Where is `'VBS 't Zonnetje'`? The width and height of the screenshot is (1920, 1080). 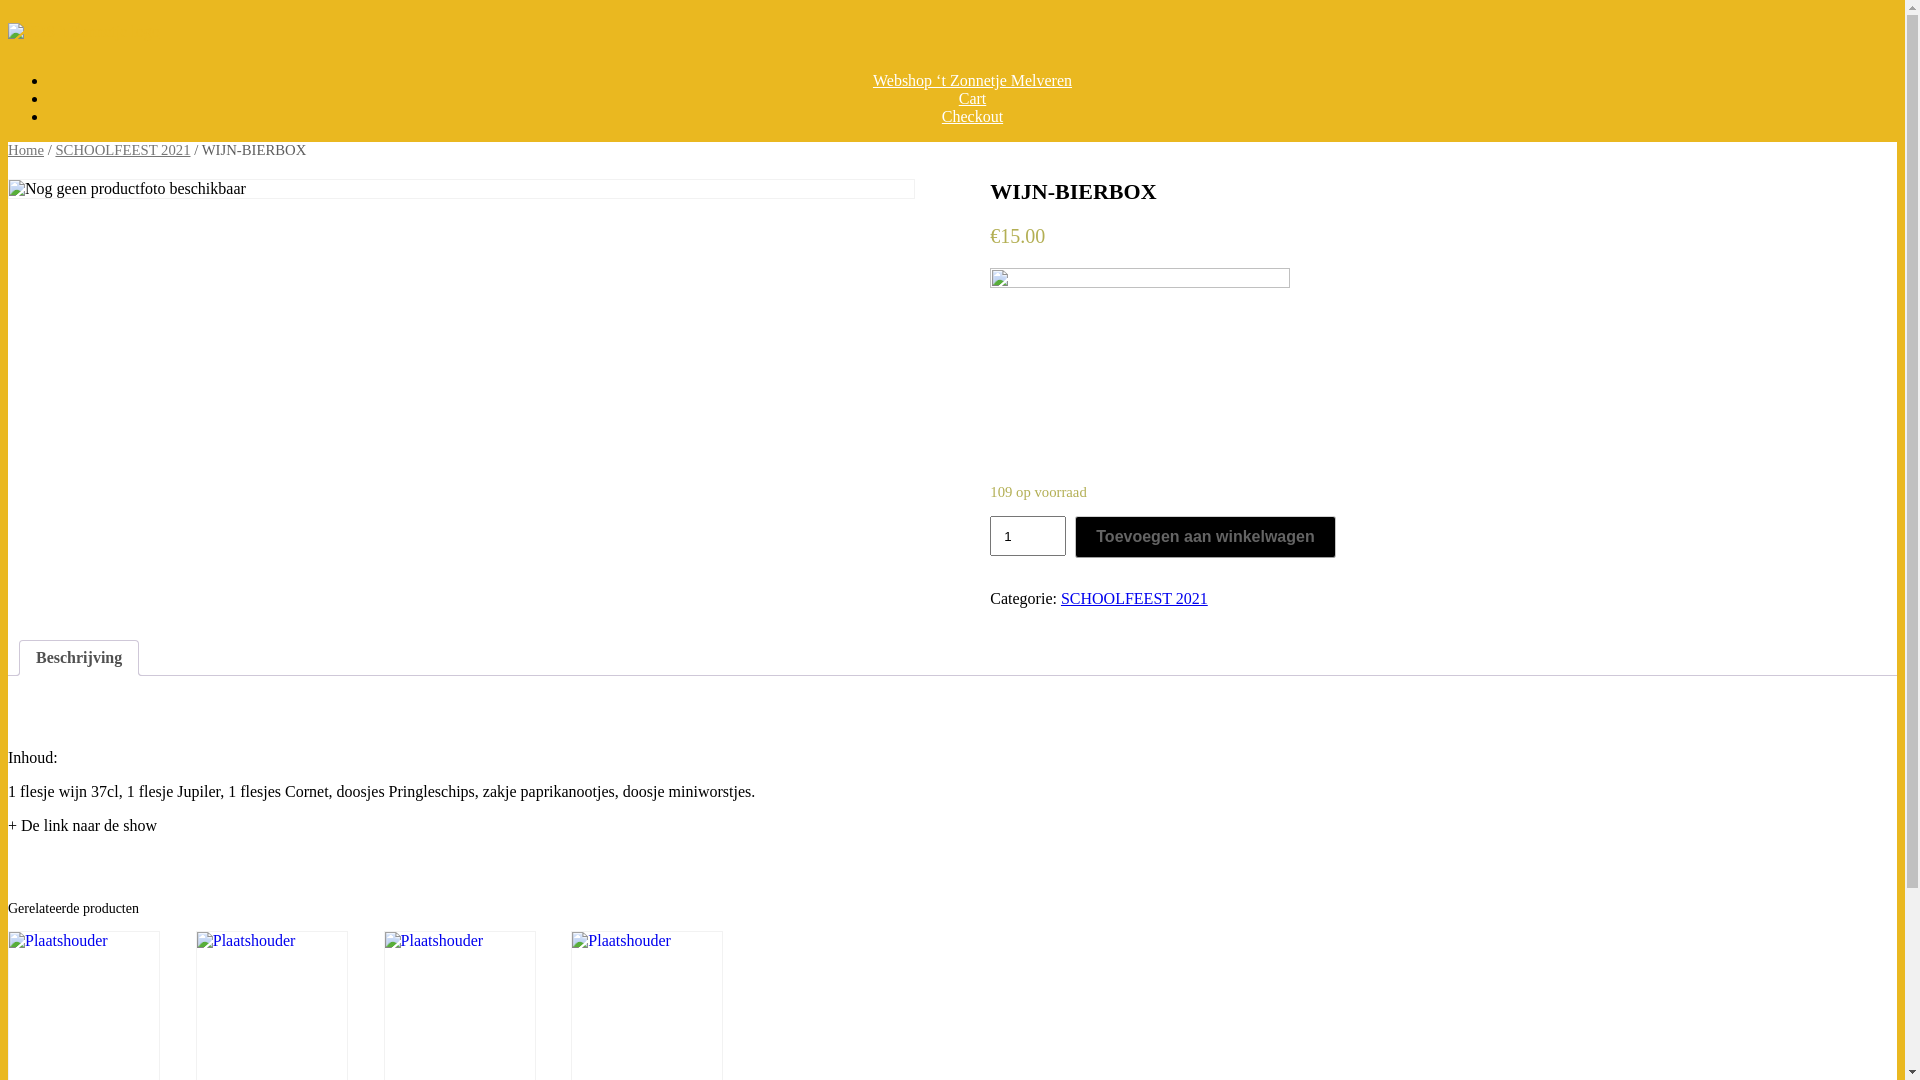 'VBS 't Zonnetje' is located at coordinates (8, 31).